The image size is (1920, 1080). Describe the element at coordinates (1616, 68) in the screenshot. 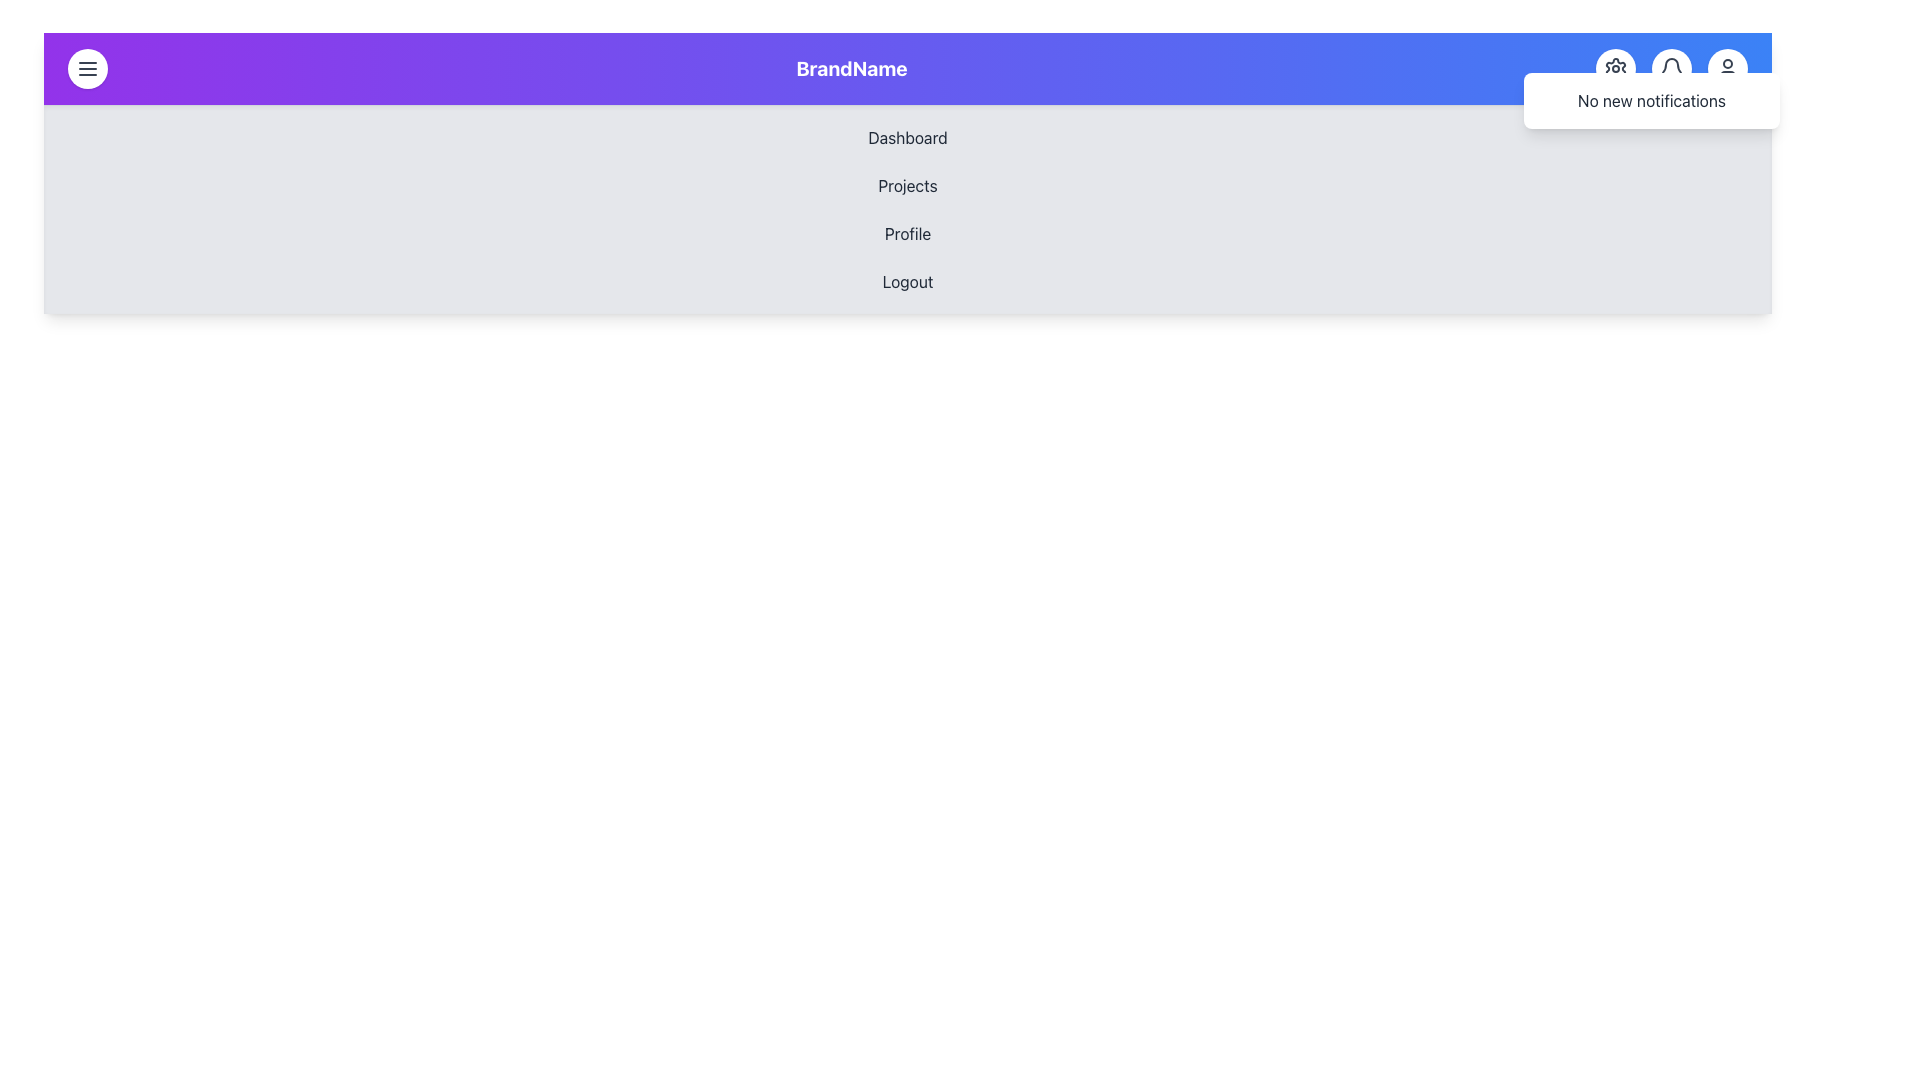

I see `the circular settings button with a white background and gray text located in the top-right corner of the interface` at that location.